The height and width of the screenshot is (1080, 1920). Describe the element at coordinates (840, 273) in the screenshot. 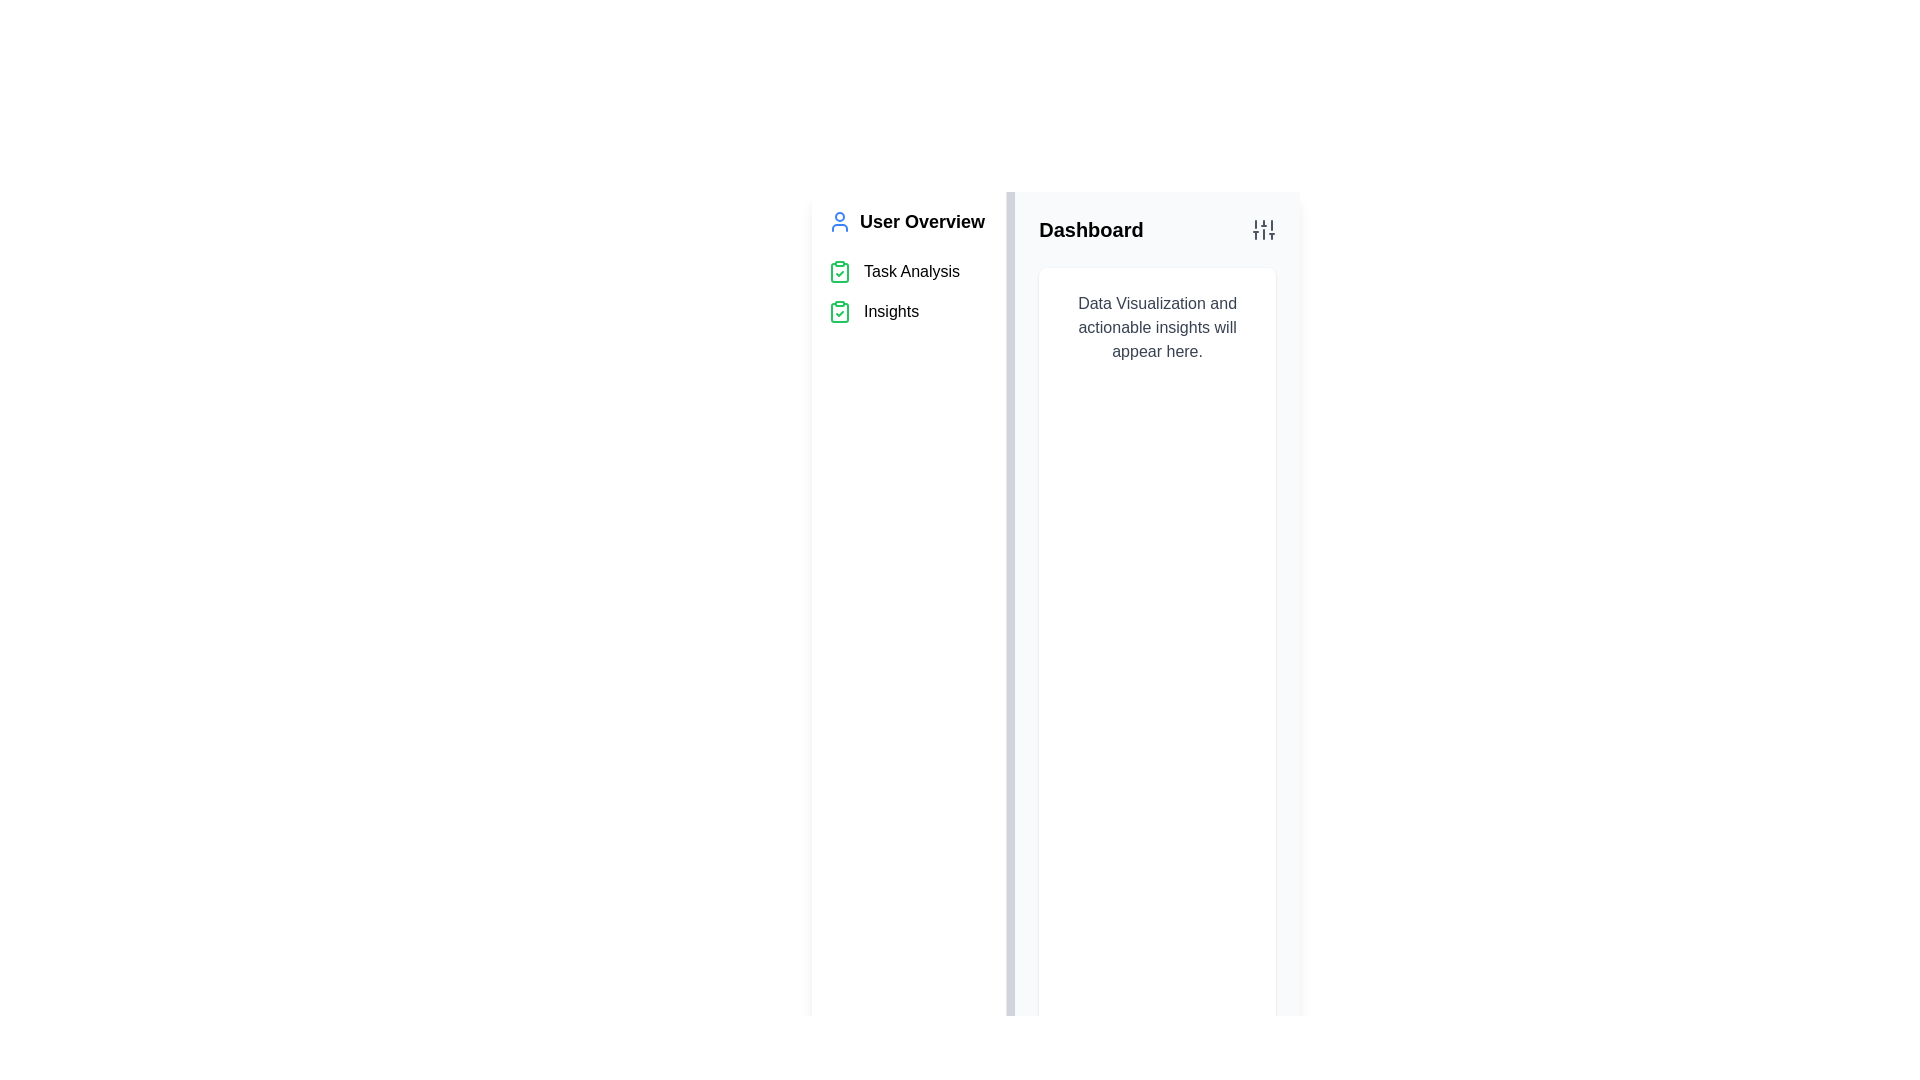

I see `the clipboard icon with a checkmark in the sidebar menu, which is positioned below the 'User Overview' icon and above the 'Insights' icon` at that location.